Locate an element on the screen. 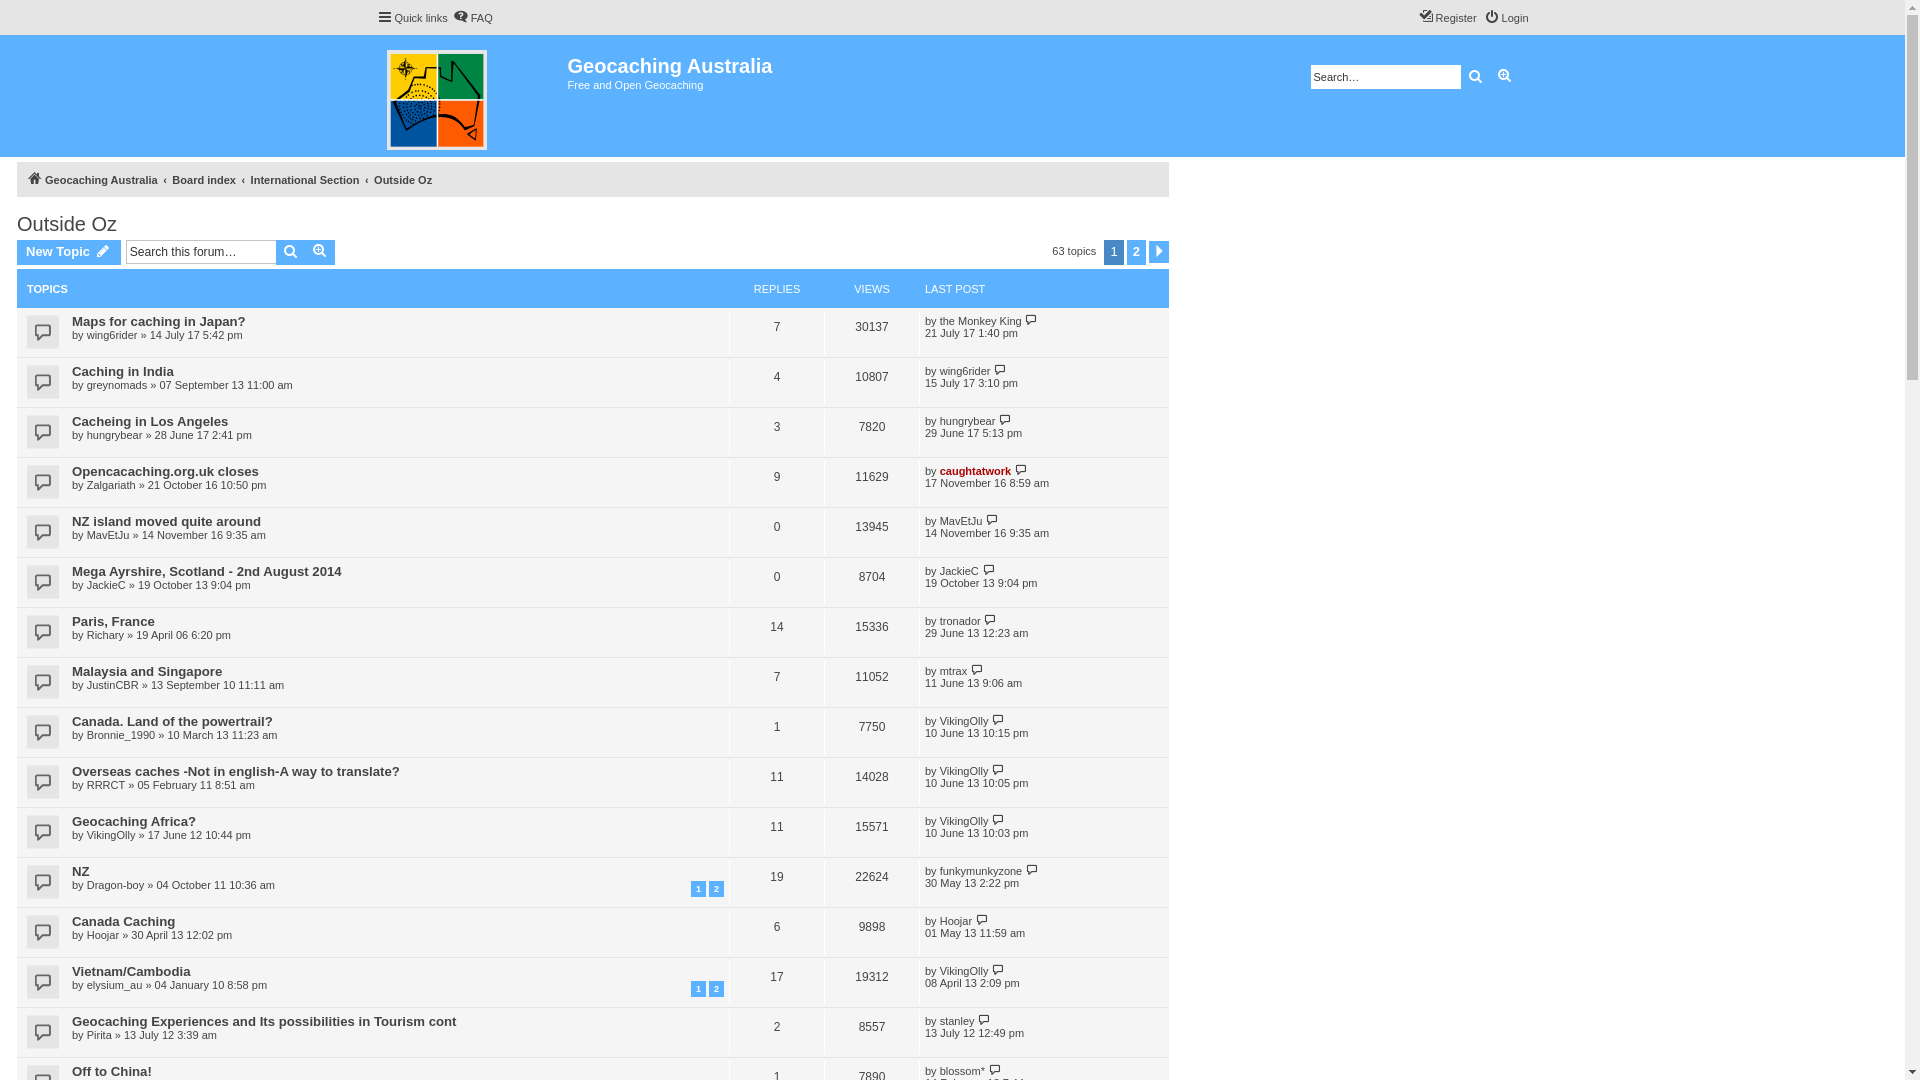 The width and height of the screenshot is (1920, 1080). 'Board index' is located at coordinates (203, 180).